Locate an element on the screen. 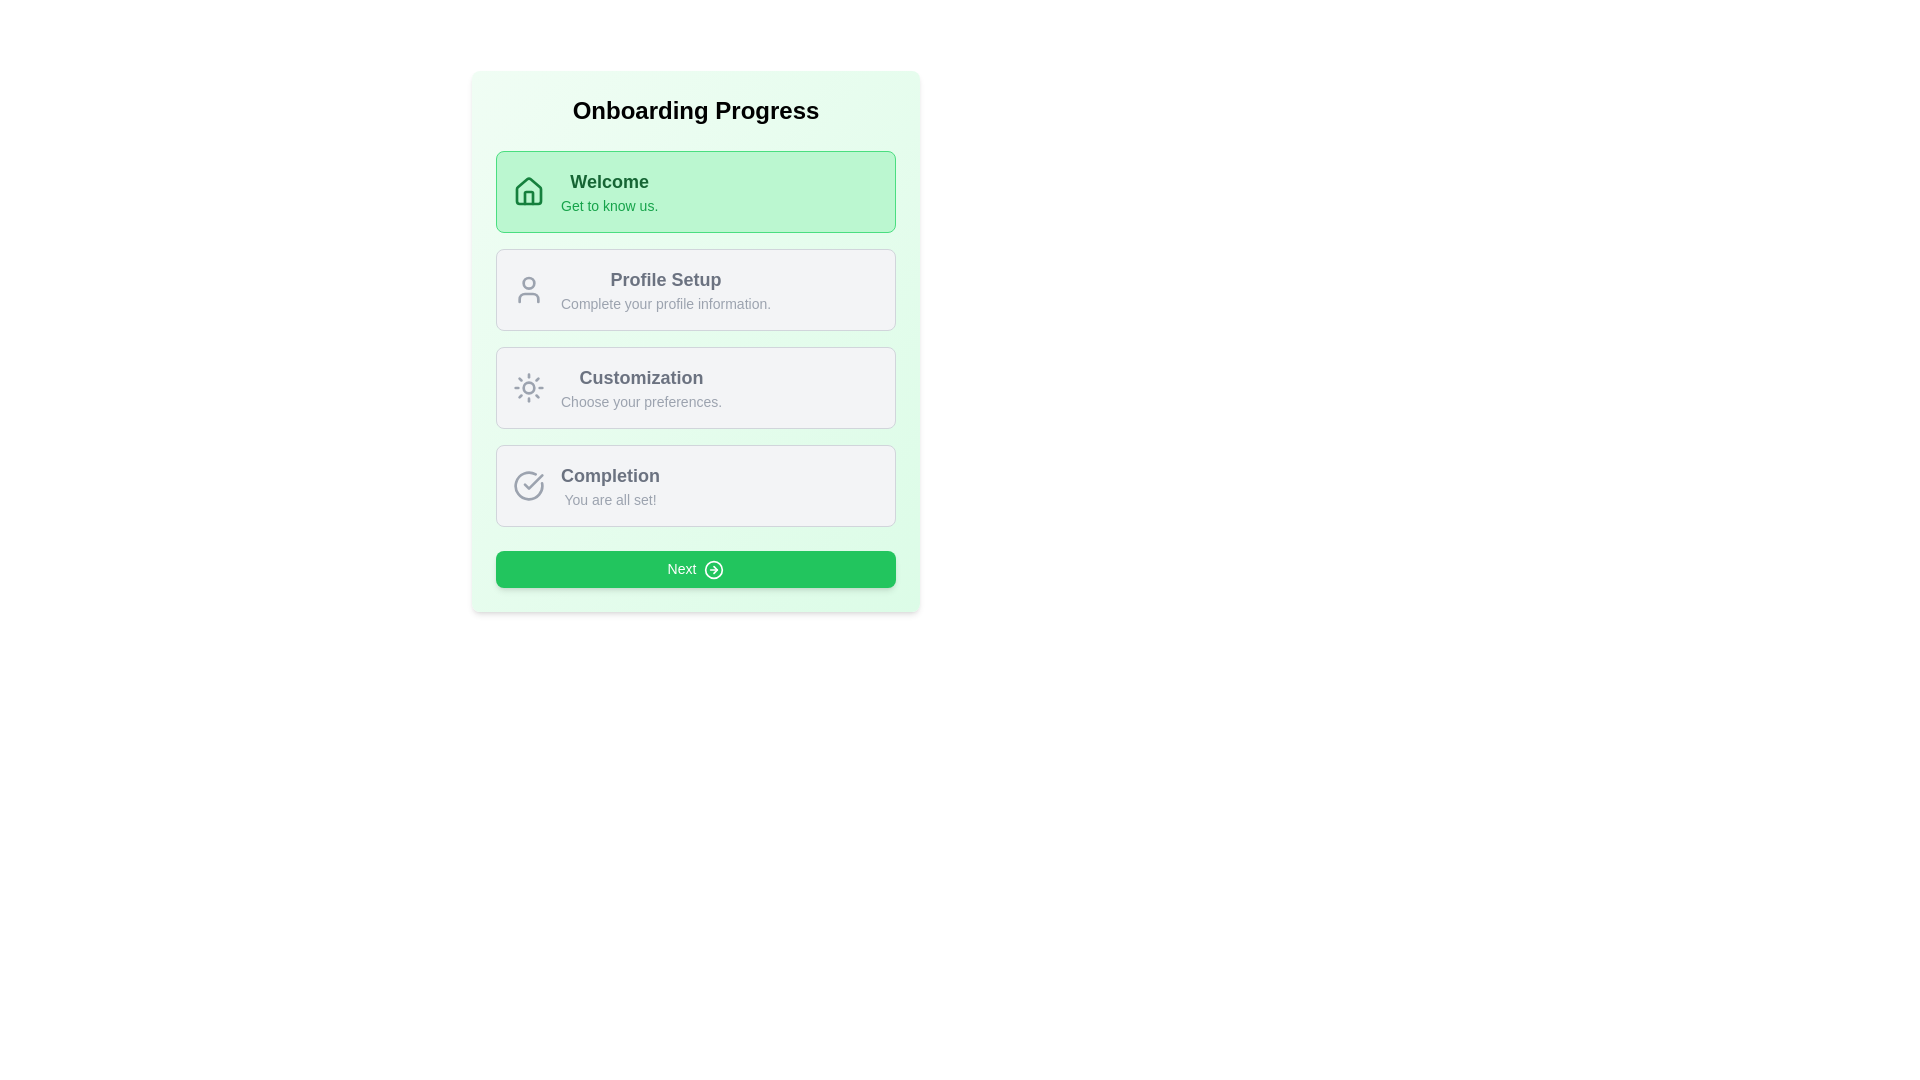 The image size is (1920, 1080). text of the header label for the onboarding progress section, which is centrally aligned above all other onboarding steps is located at coordinates (696, 111).